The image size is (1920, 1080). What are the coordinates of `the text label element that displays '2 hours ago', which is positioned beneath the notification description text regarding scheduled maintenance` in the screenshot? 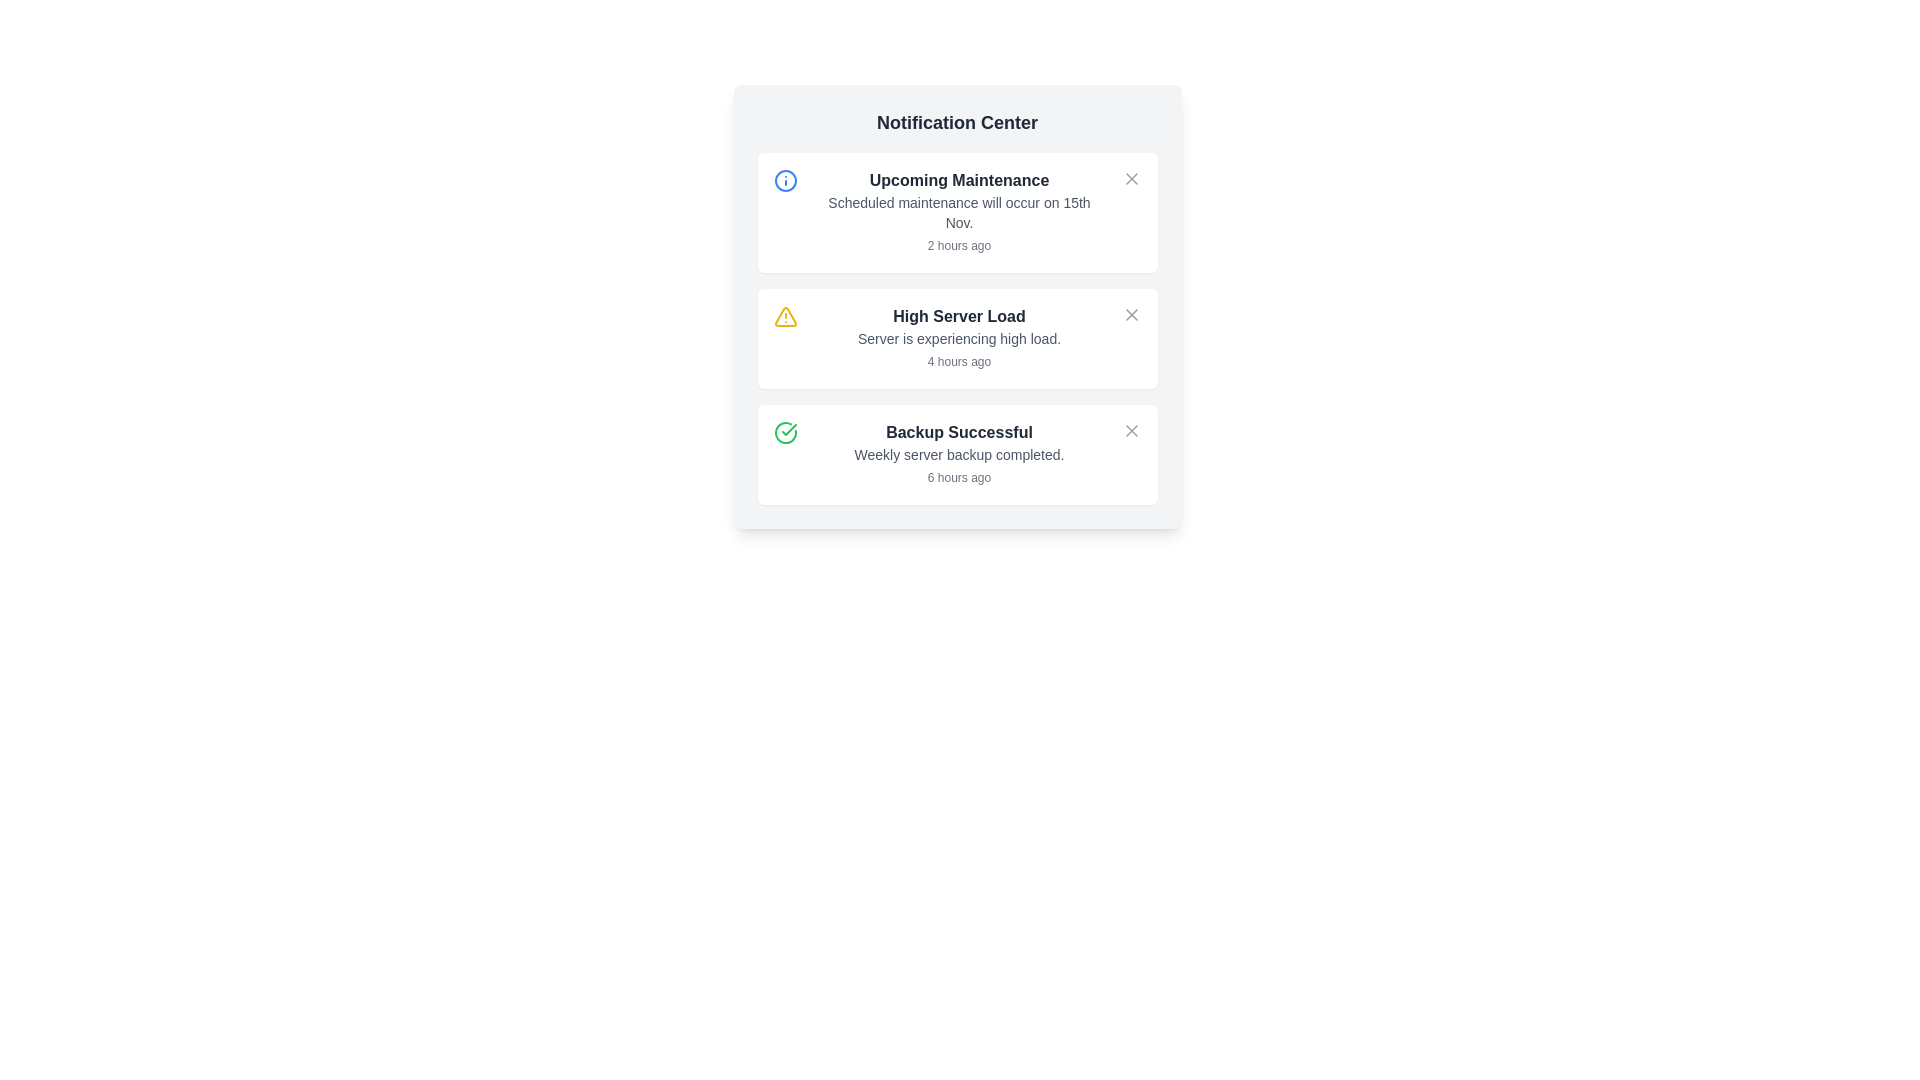 It's located at (958, 245).